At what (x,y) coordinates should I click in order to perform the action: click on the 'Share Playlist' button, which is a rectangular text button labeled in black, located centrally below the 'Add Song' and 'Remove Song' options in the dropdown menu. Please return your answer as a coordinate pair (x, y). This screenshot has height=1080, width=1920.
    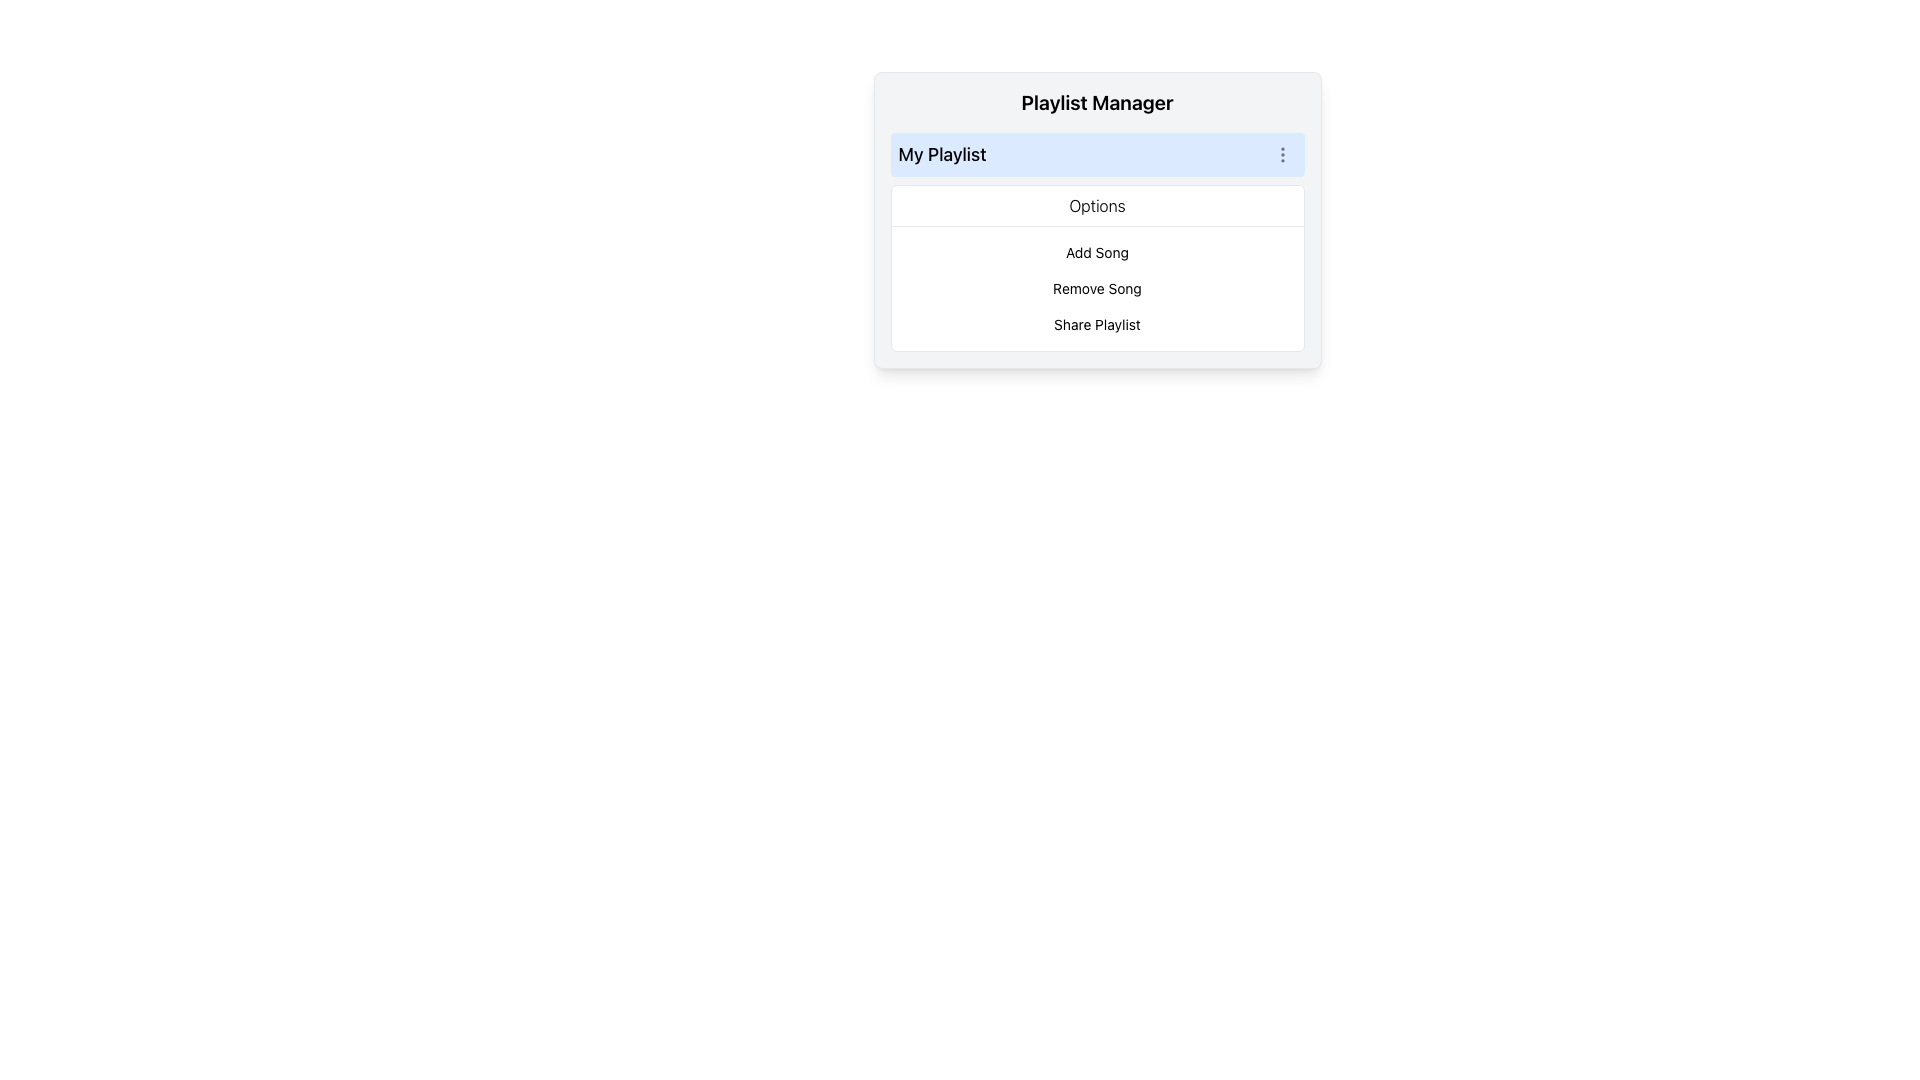
    Looking at the image, I should click on (1096, 323).